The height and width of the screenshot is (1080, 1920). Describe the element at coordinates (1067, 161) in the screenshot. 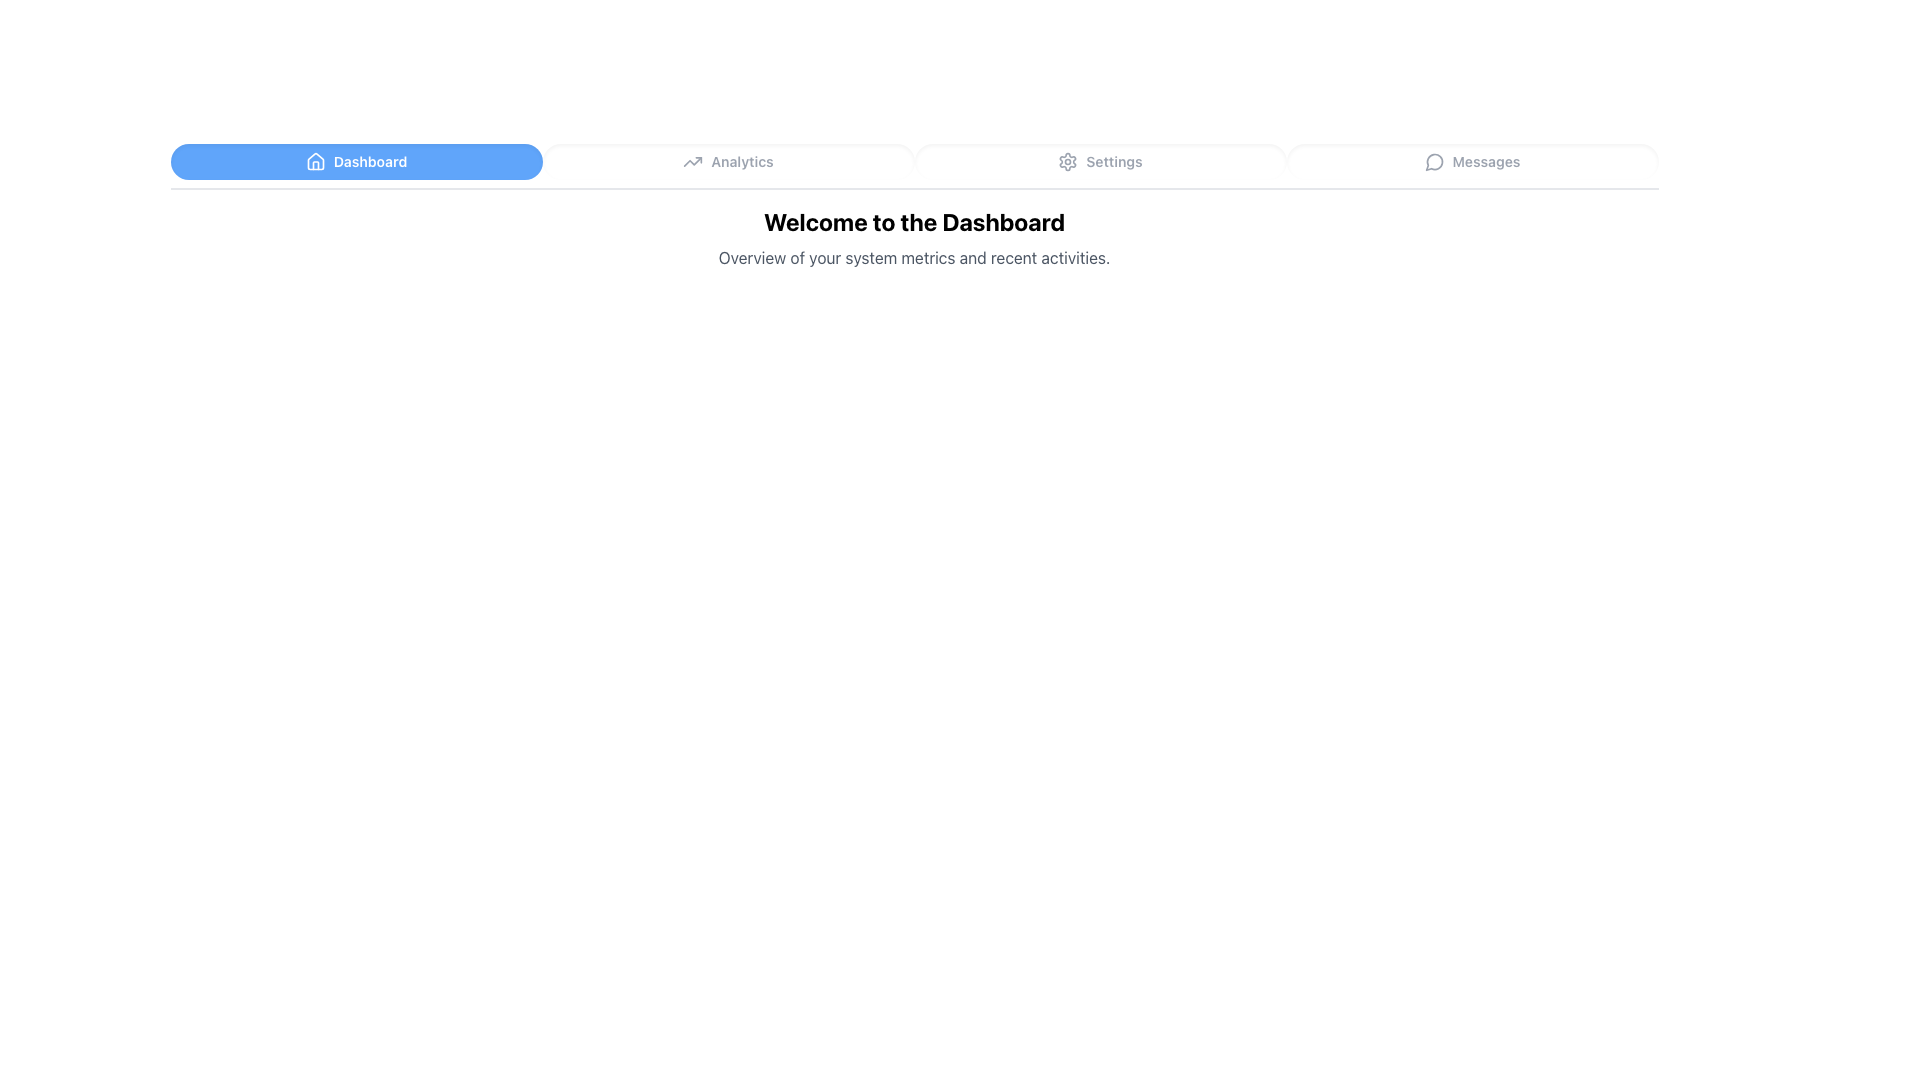

I see `the settings icon located in the navigation bar near the top of the page` at that location.